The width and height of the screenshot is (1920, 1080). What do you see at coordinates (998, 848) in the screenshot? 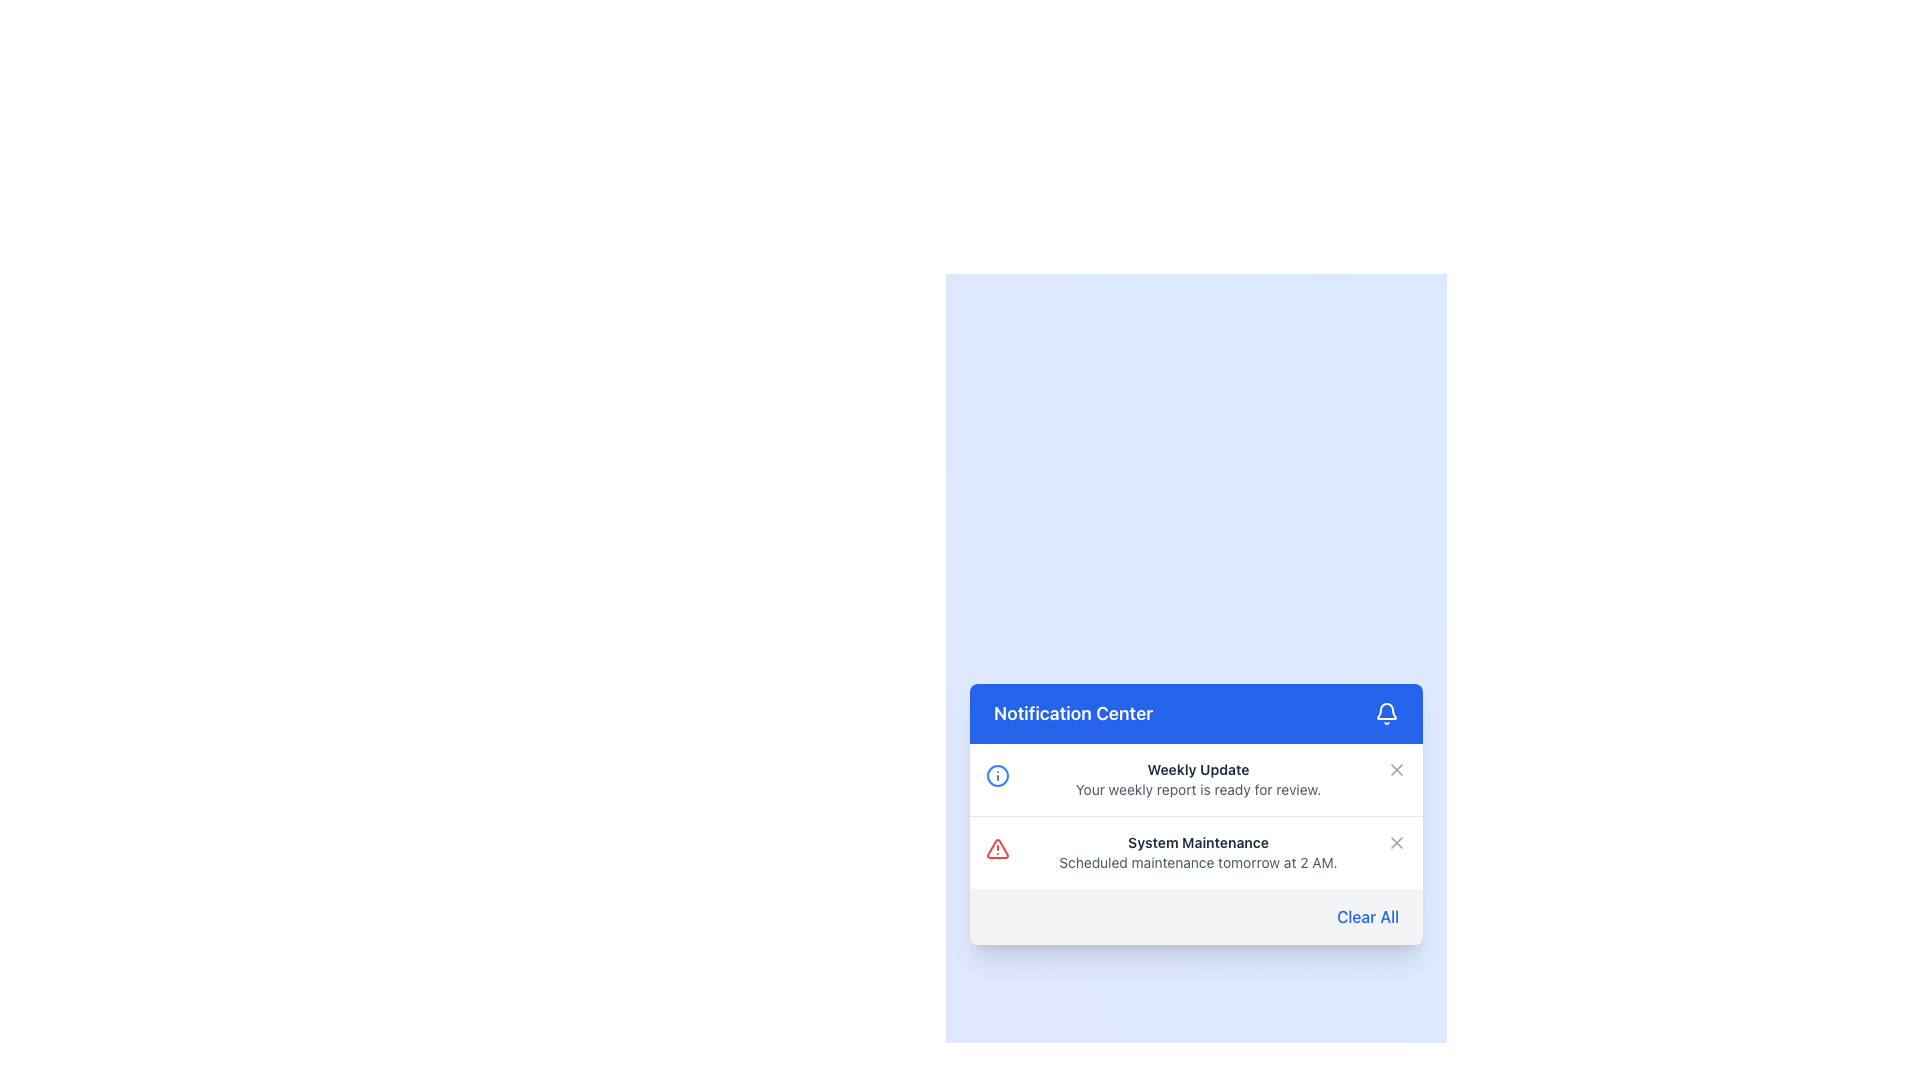
I see `the warning icon indicating a 'System Maintenance' notification` at bounding box center [998, 848].